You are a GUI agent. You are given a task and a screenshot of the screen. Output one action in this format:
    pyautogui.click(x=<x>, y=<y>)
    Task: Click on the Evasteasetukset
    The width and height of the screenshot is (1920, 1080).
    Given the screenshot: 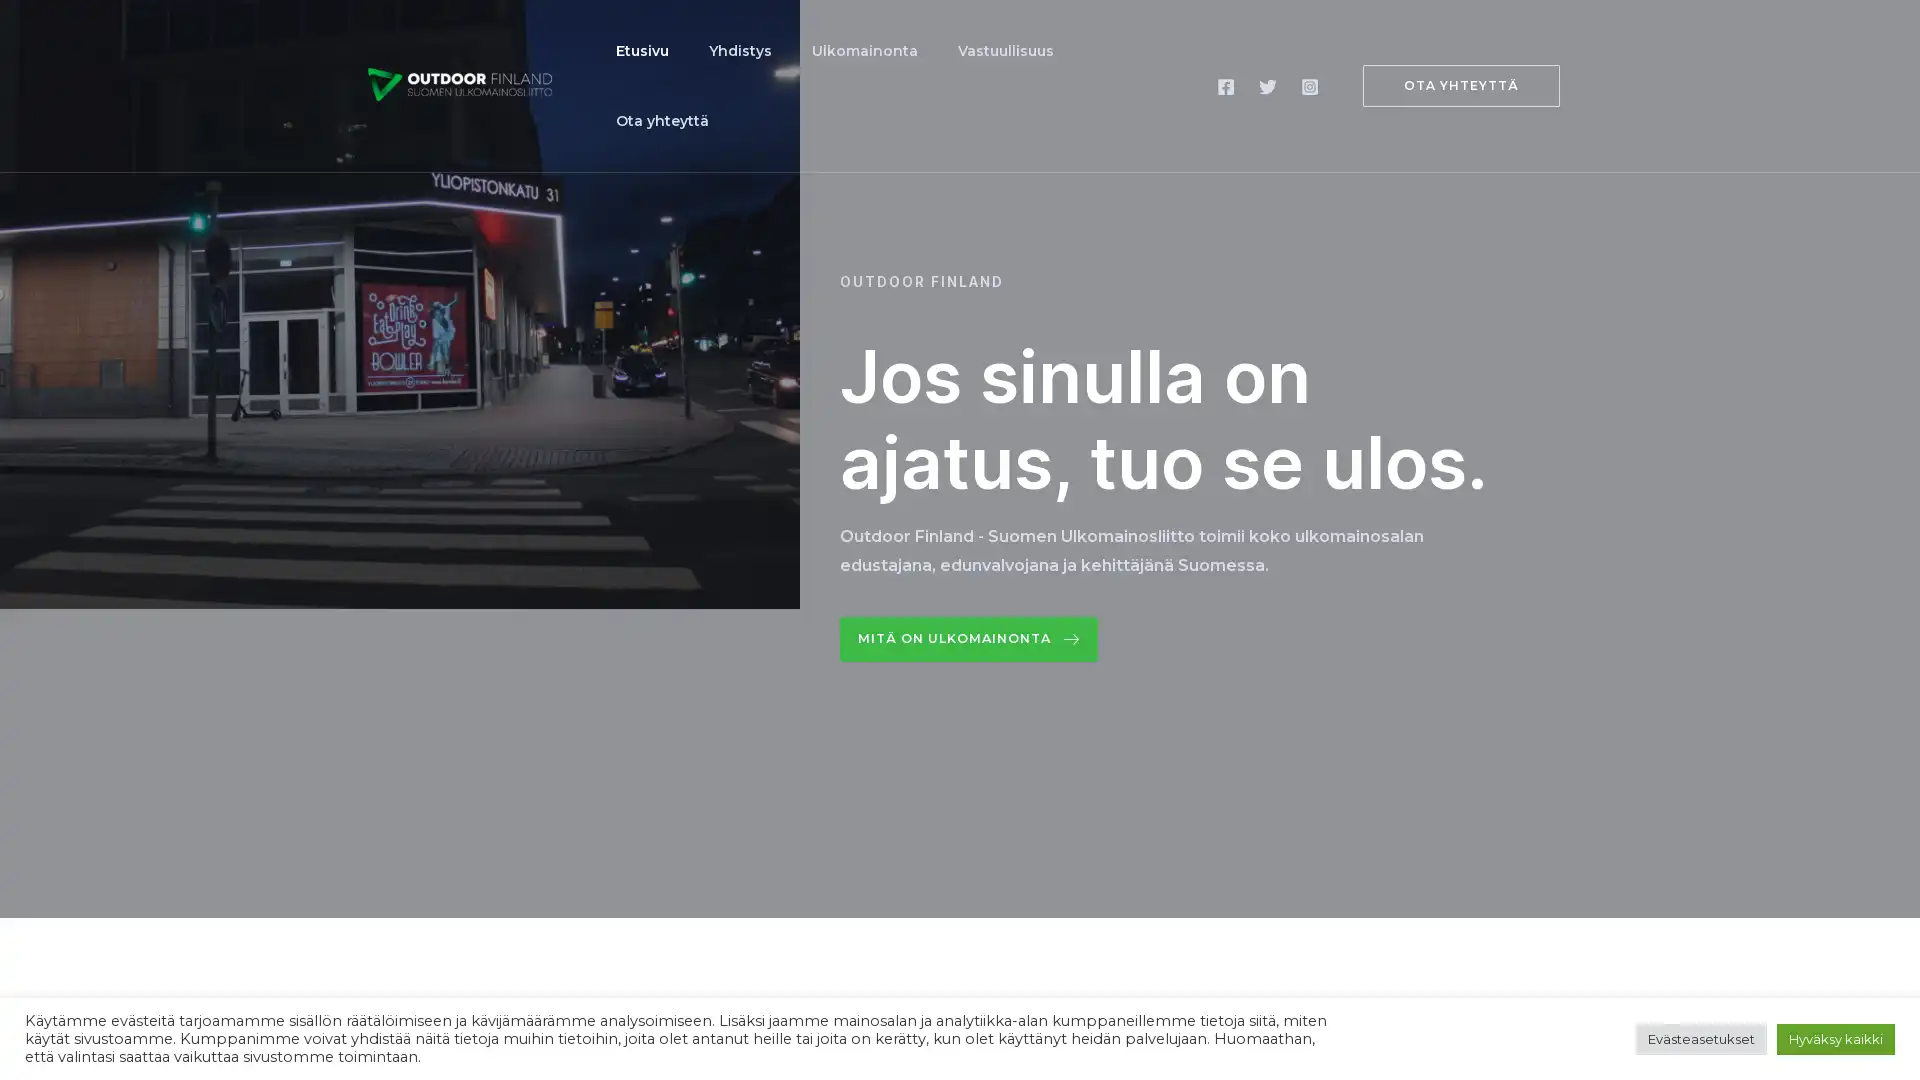 What is the action you would take?
    pyautogui.click(x=1700, y=1037)
    